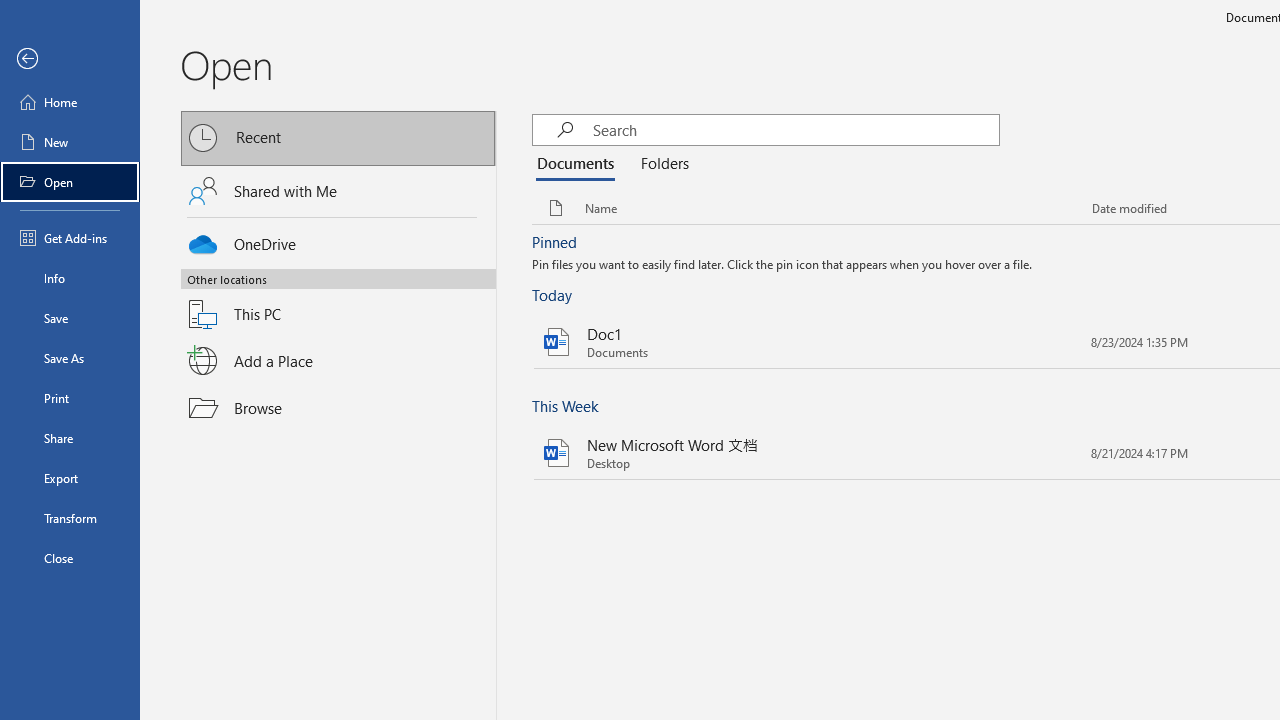  Describe the element at coordinates (338, 191) in the screenshot. I see `'Shared with Me'` at that location.